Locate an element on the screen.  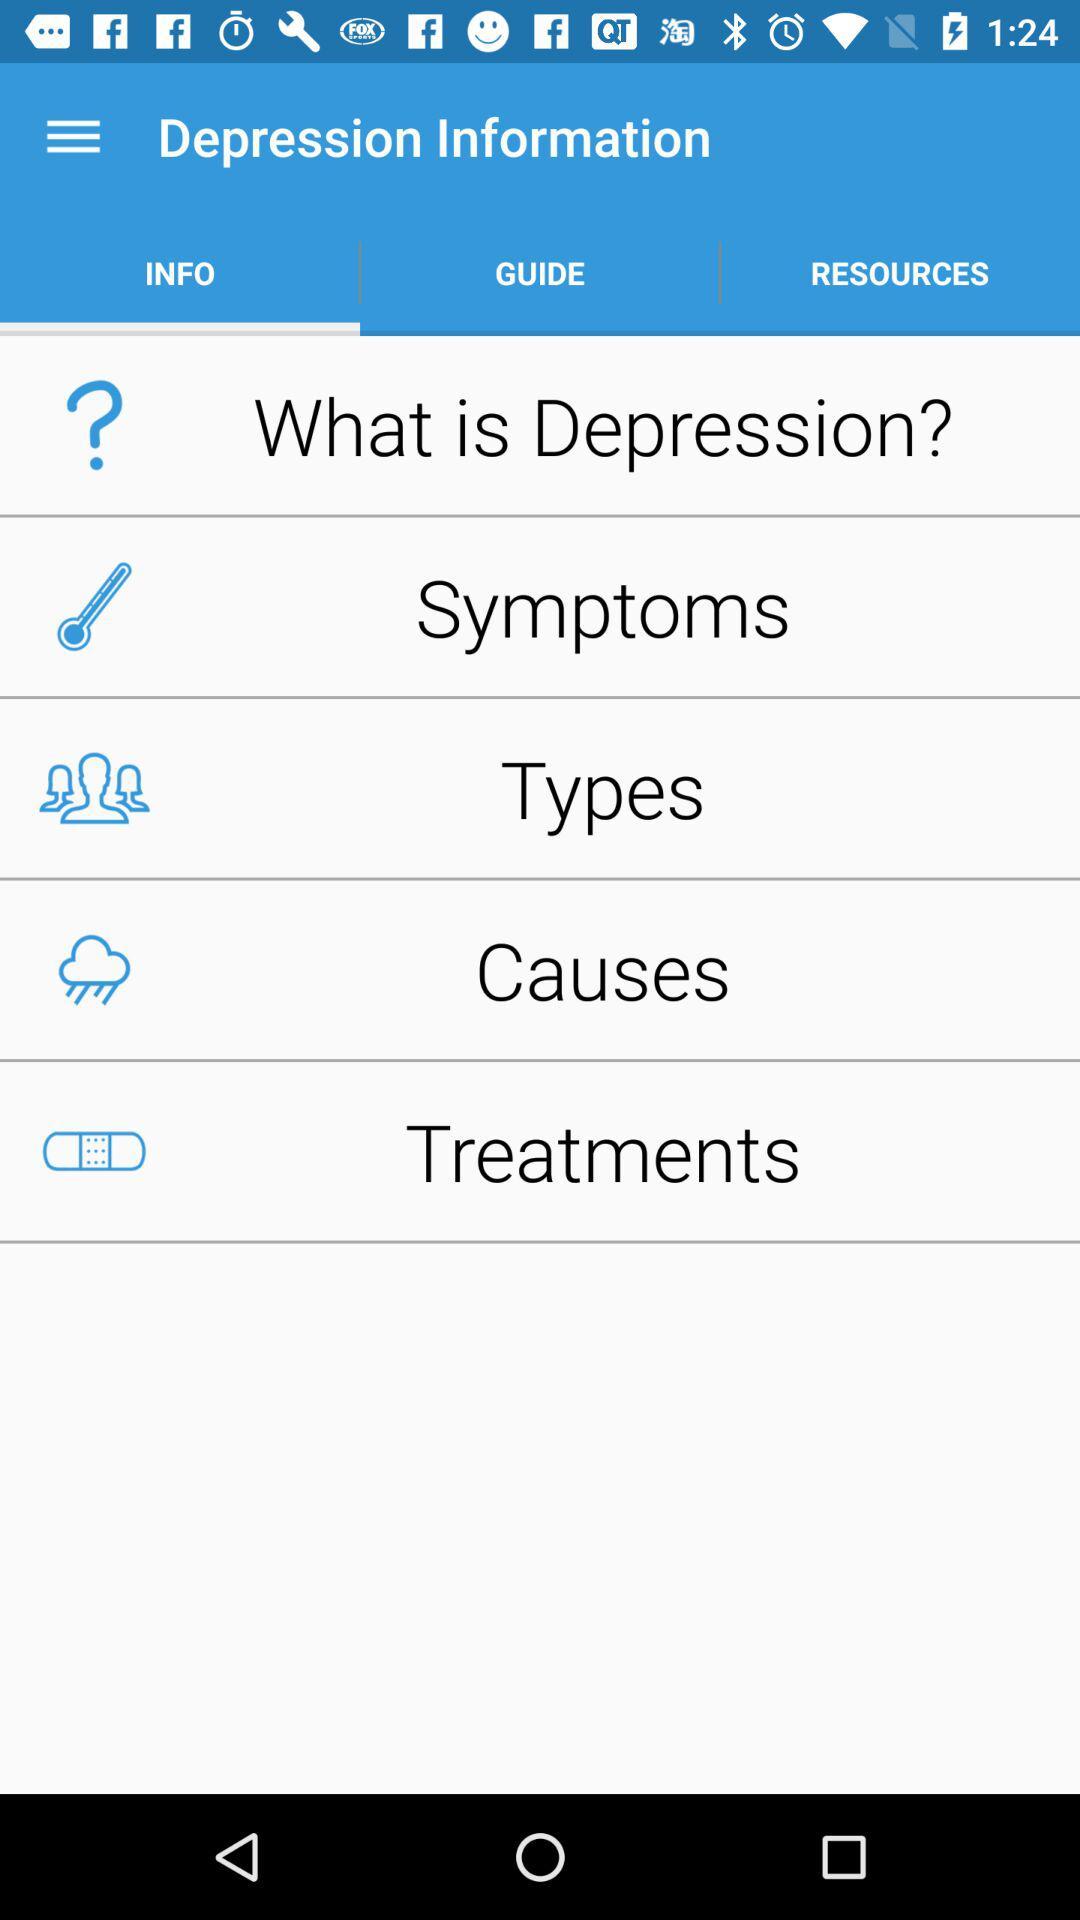
the item below the depression information icon is located at coordinates (540, 272).